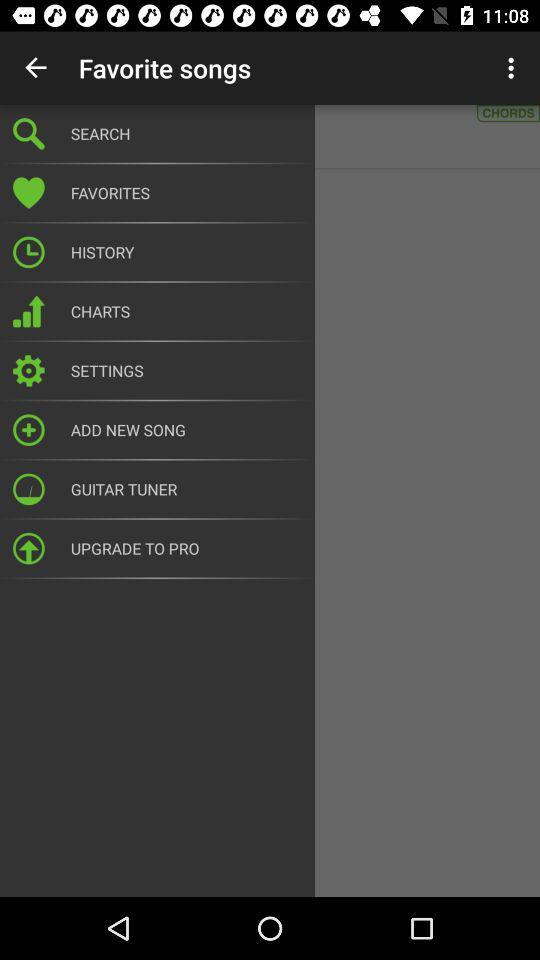  What do you see at coordinates (36, 68) in the screenshot?
I see `the icon to the left of the favorite songs app` at bounding box center [36, 68].